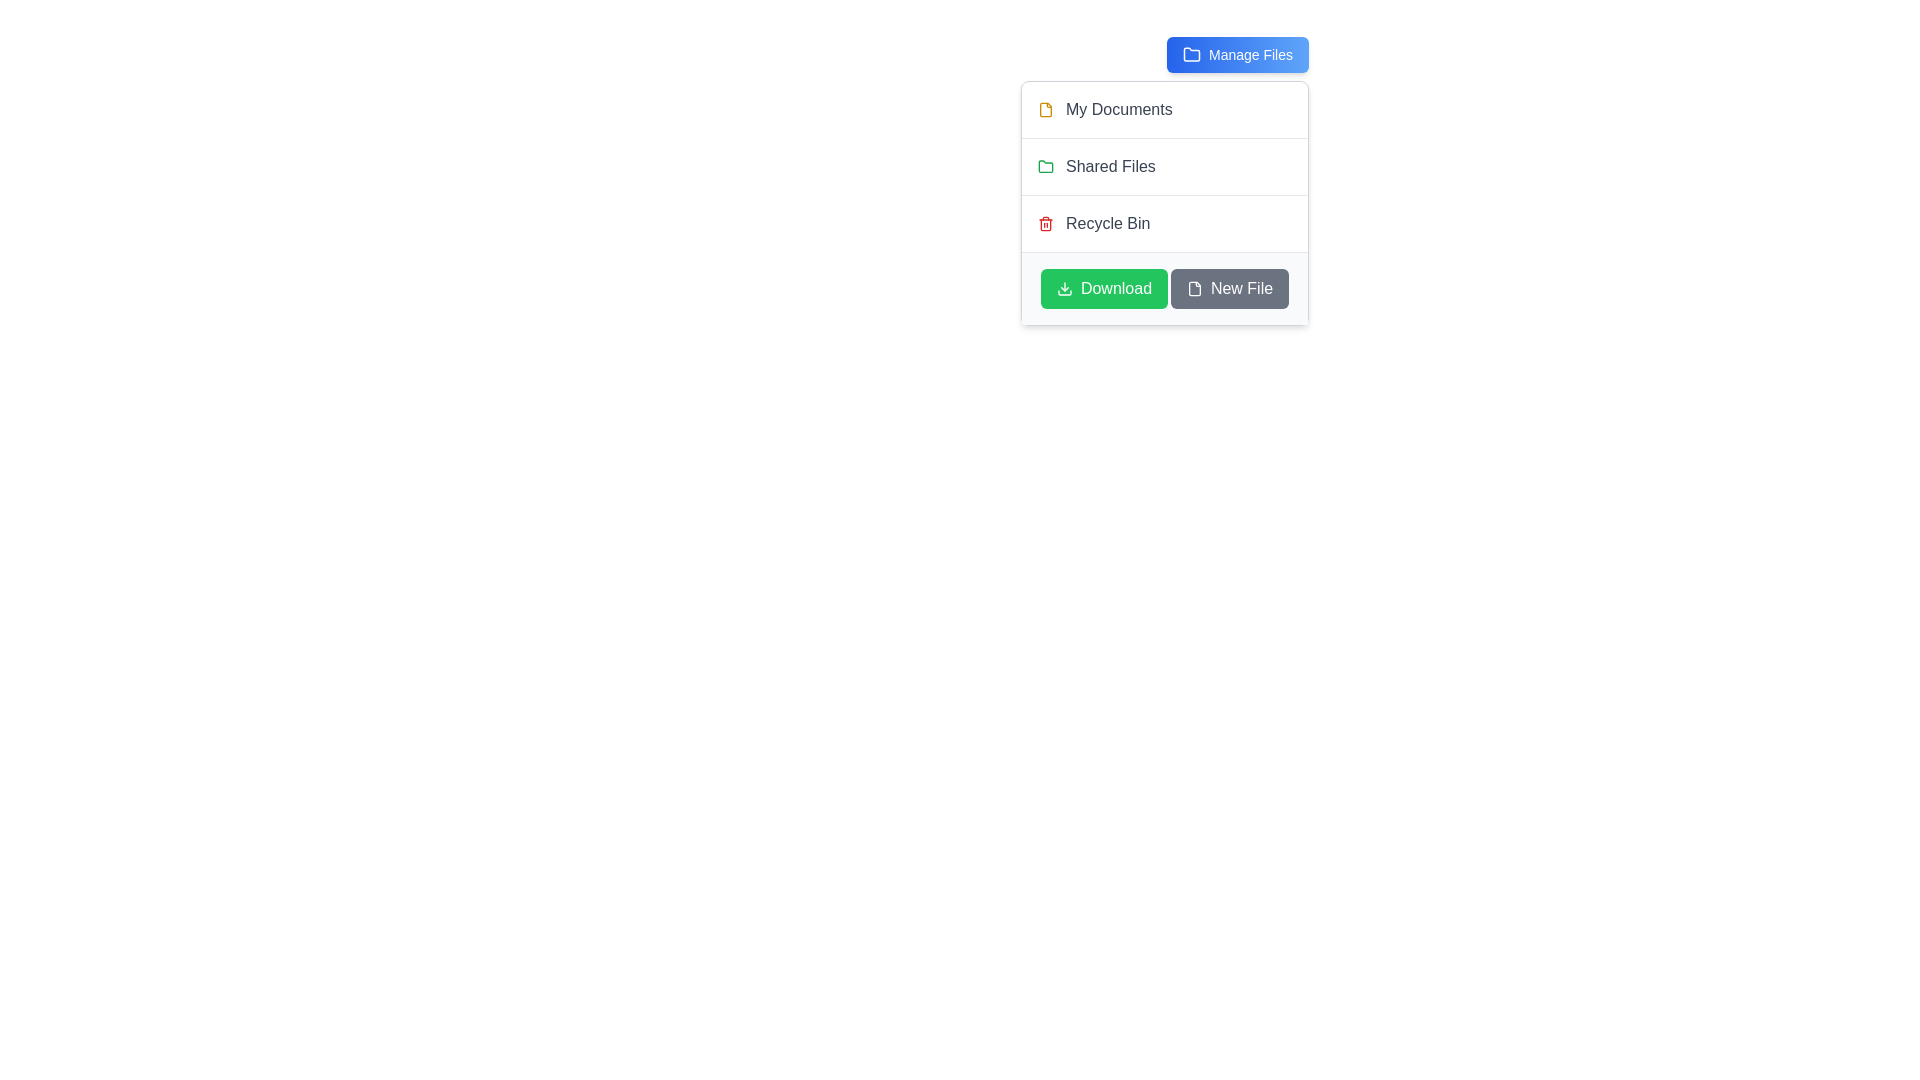 This screenshot has height=1080, width=1920. I want to click on the 'New File' button which contains the icon serving as a visual indicator for creating or working with a new file, located to the left of the text 'New File', so click(1194, 289).